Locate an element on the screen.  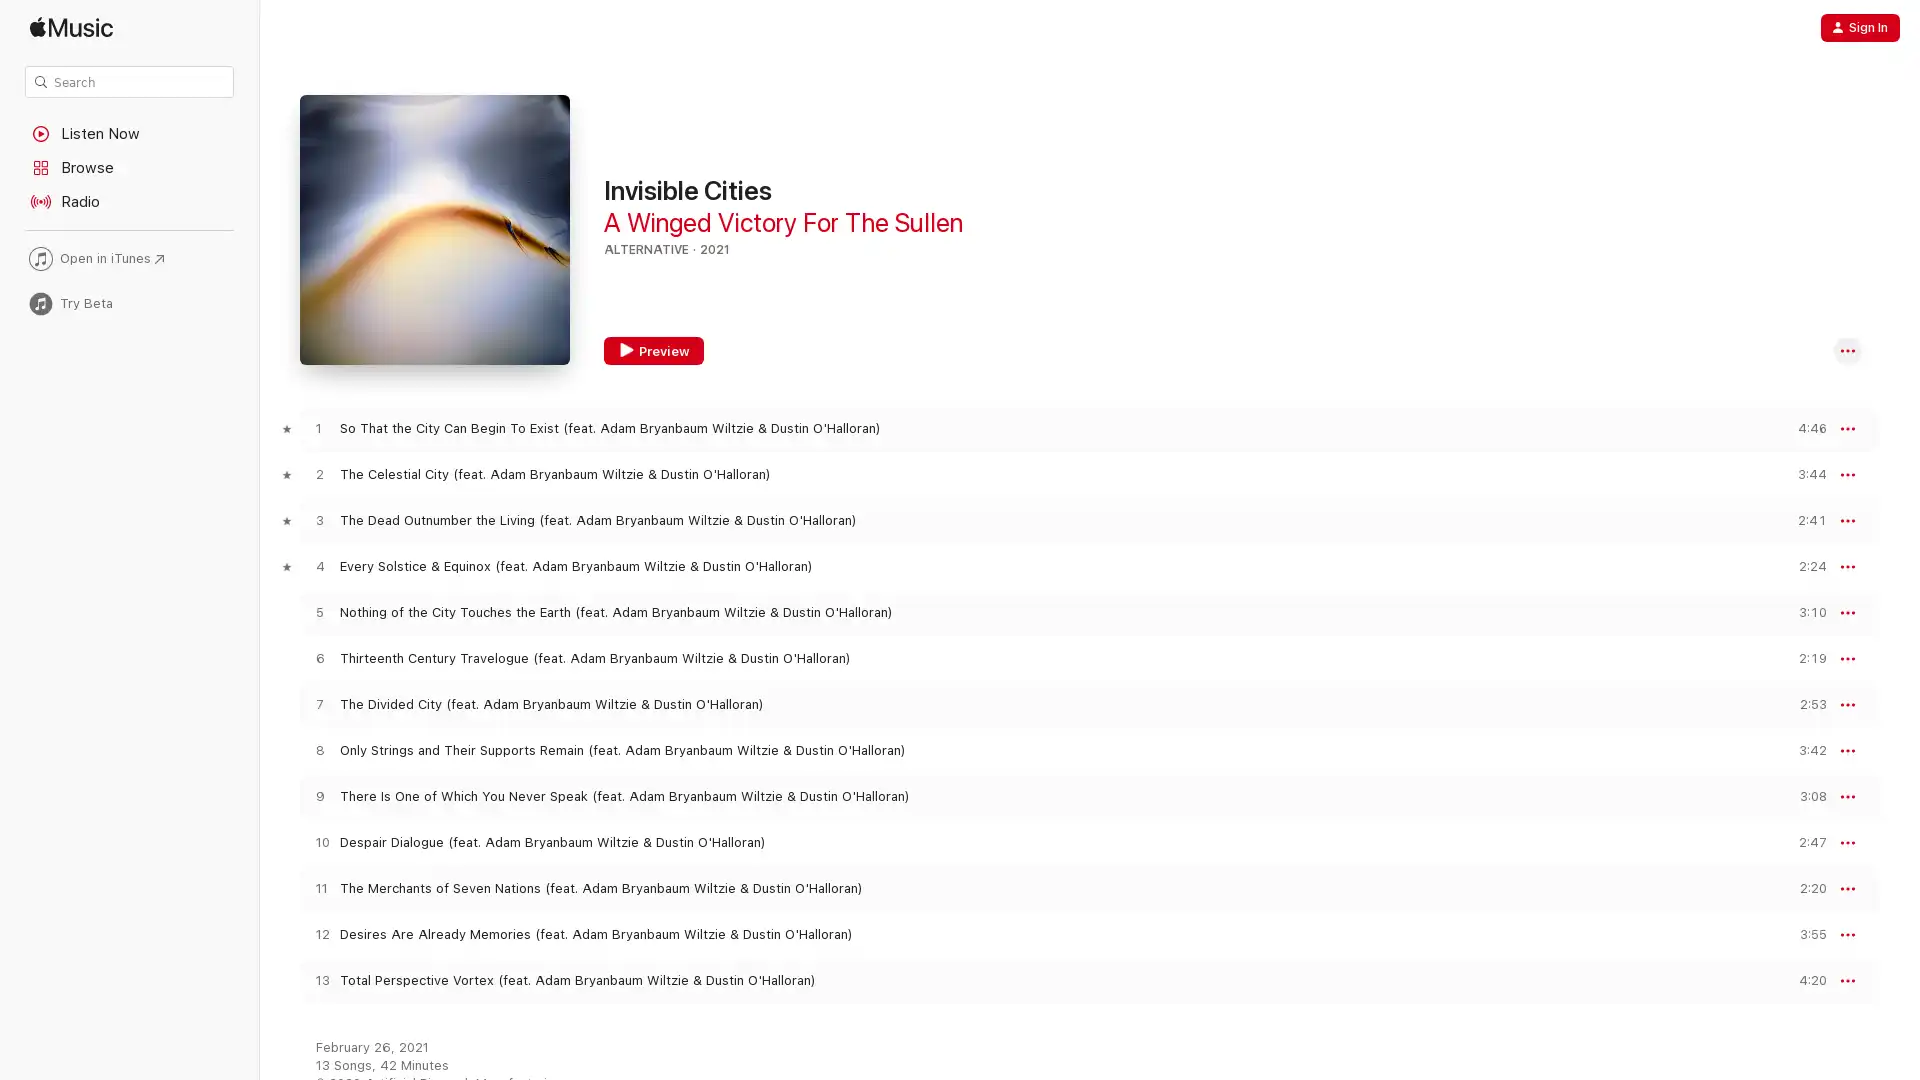
Preview is located at coordinates (1804, 750).